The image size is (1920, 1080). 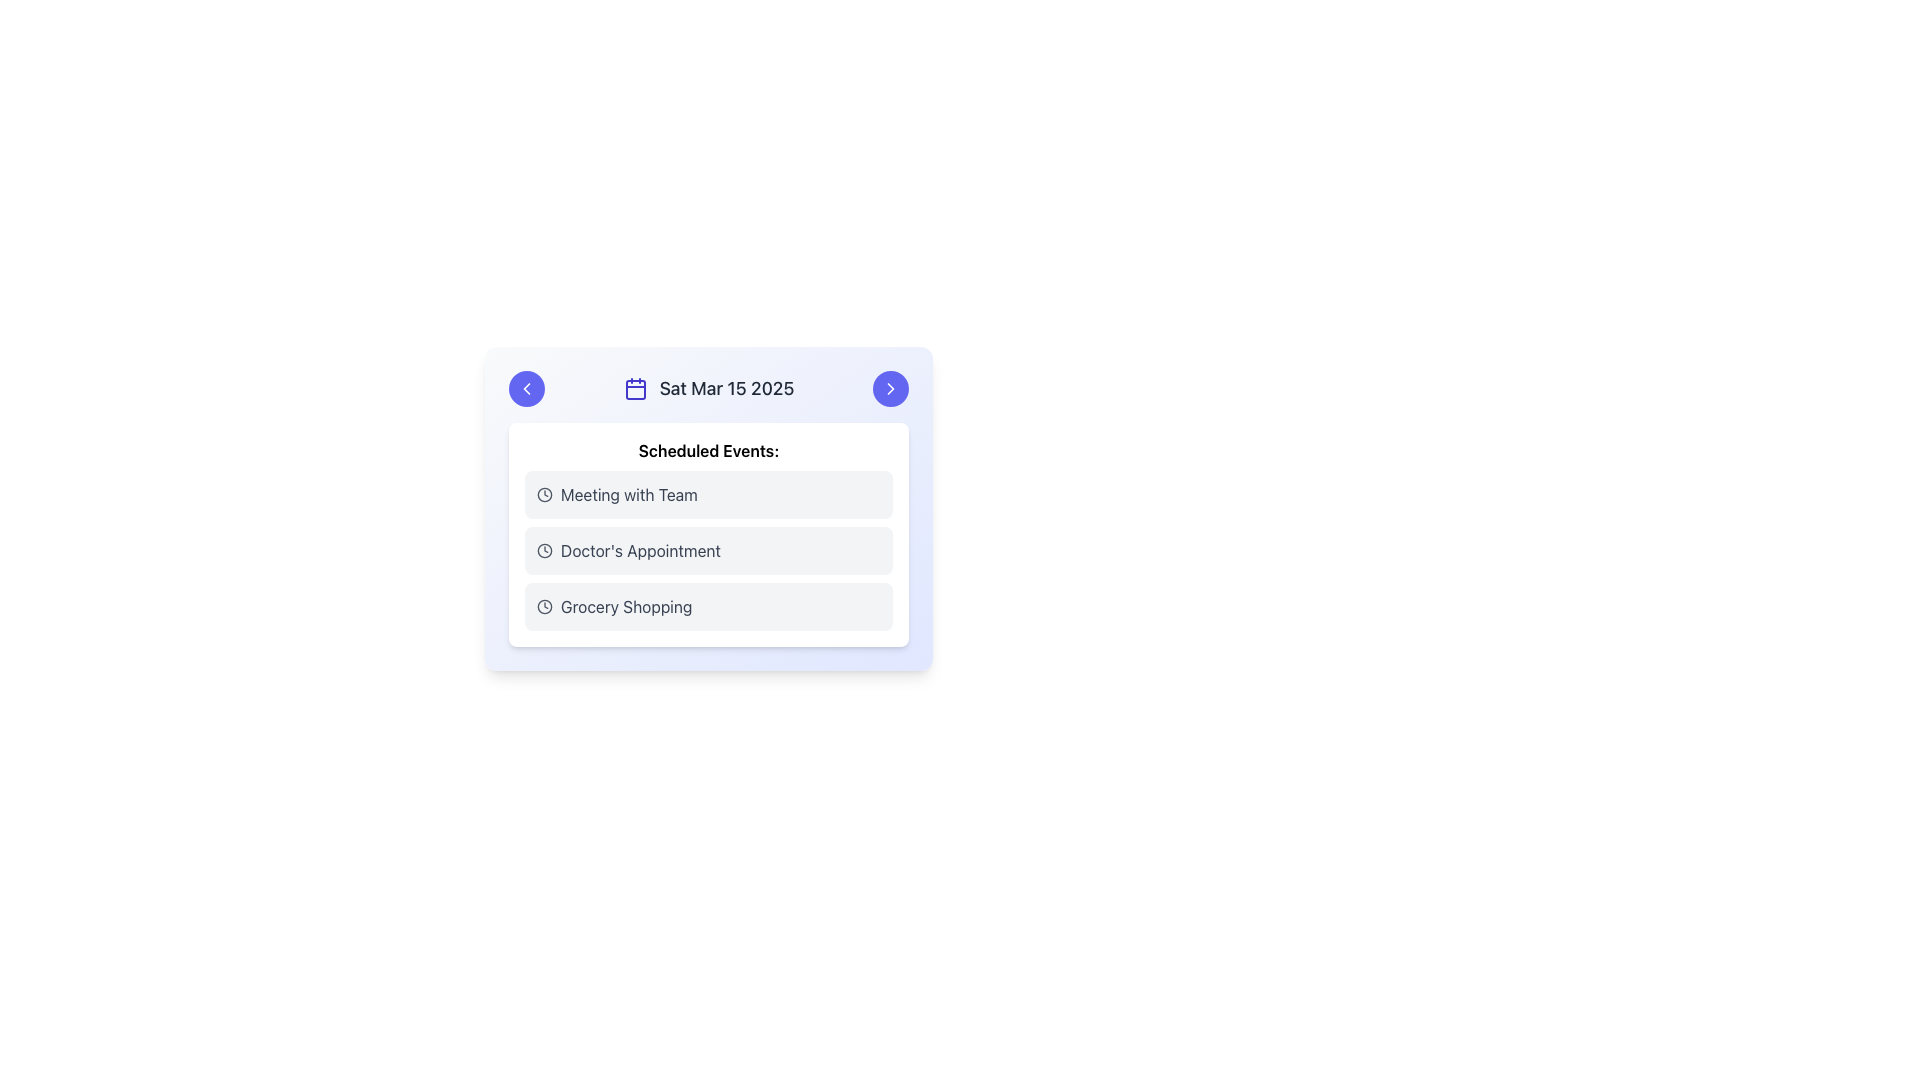 I want to click on the calendar icon located at the top left of the section, which is part of the header alongside the date 'Sat Mar 15 2025', so click(x=634, y=389).